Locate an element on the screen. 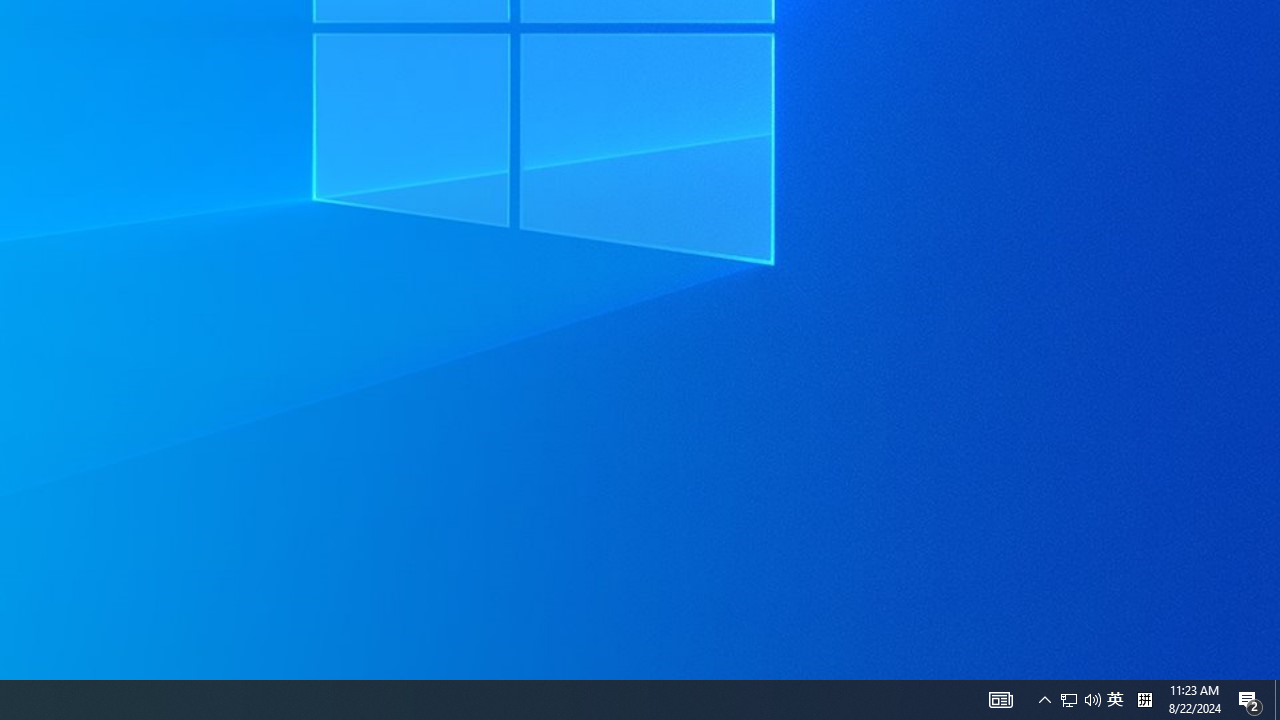 The height and width of the screenshot is (720, 1280). 'Tray Input Indicator - Chinese (Simplified, China)' is located at coordinates (1114, 698).